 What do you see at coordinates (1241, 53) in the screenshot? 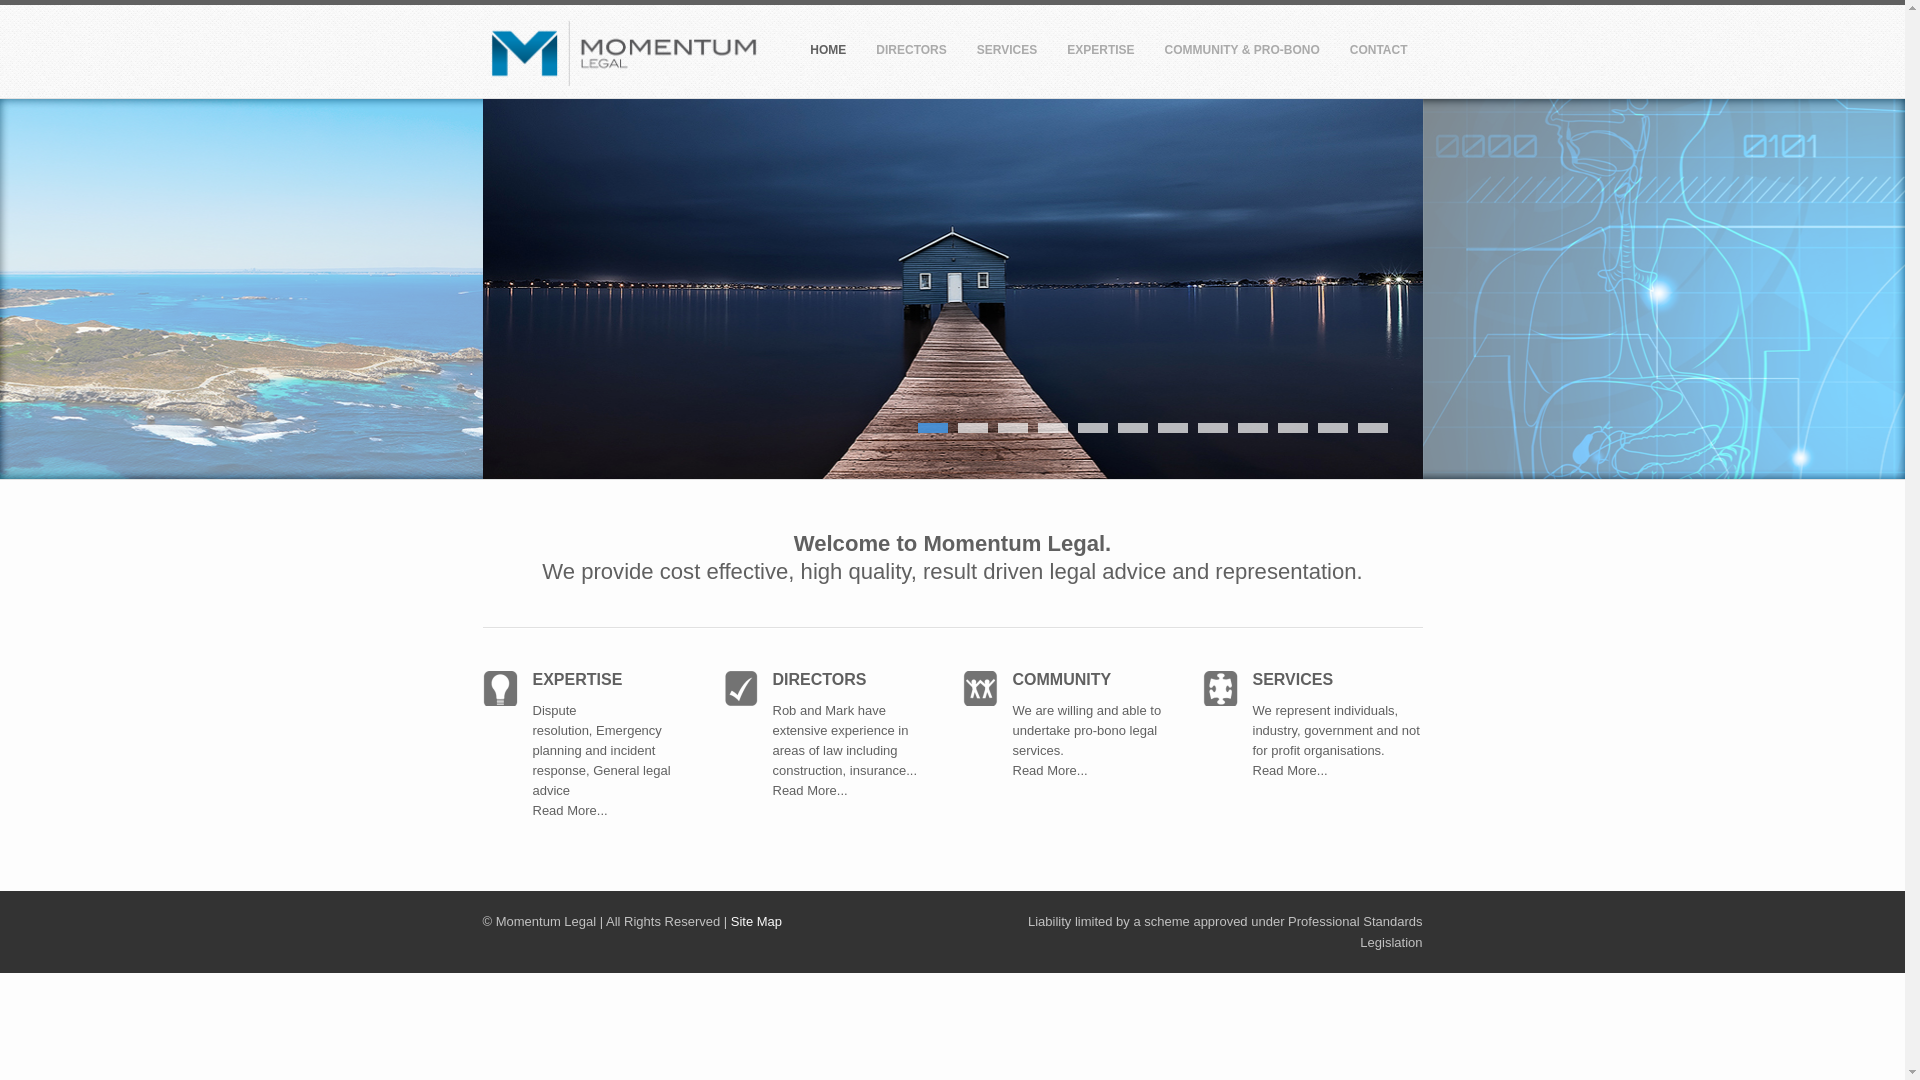
I see `'COMMUNITY & PRO-BONO'` at bounding box center [1241, 53].